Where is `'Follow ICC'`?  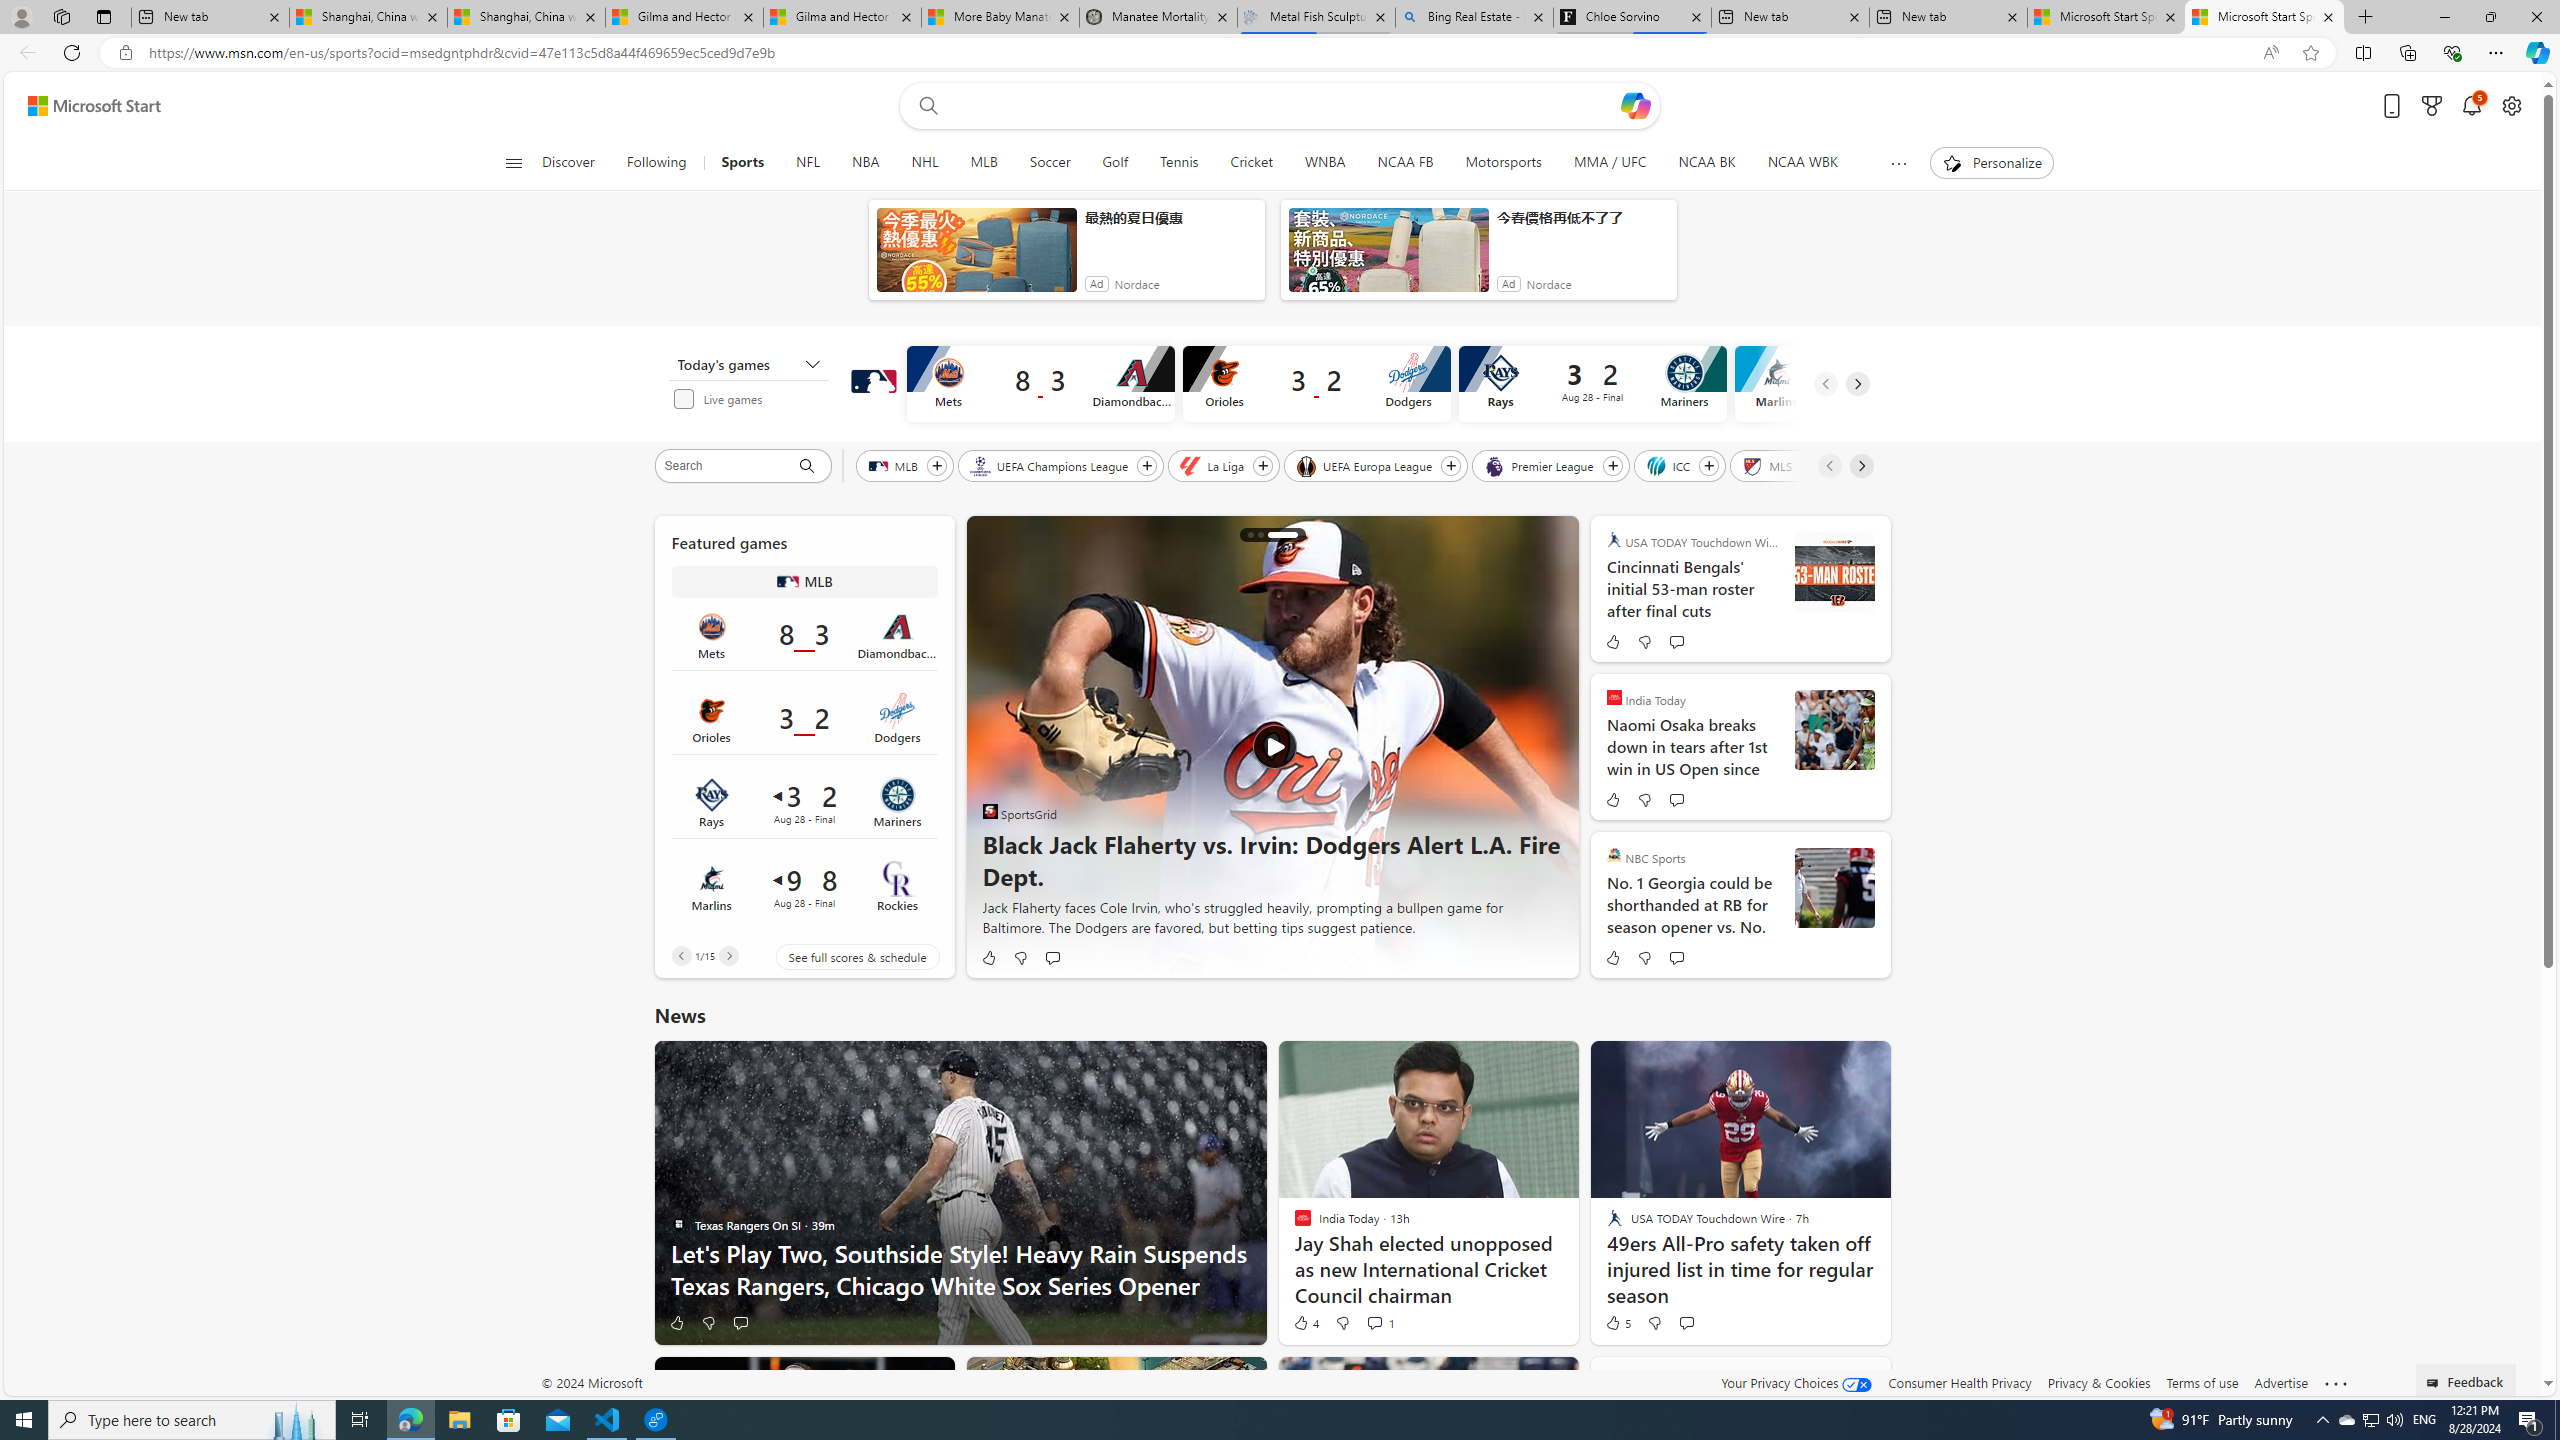
'Follow ICC' is located at coordinates (1709, 466).